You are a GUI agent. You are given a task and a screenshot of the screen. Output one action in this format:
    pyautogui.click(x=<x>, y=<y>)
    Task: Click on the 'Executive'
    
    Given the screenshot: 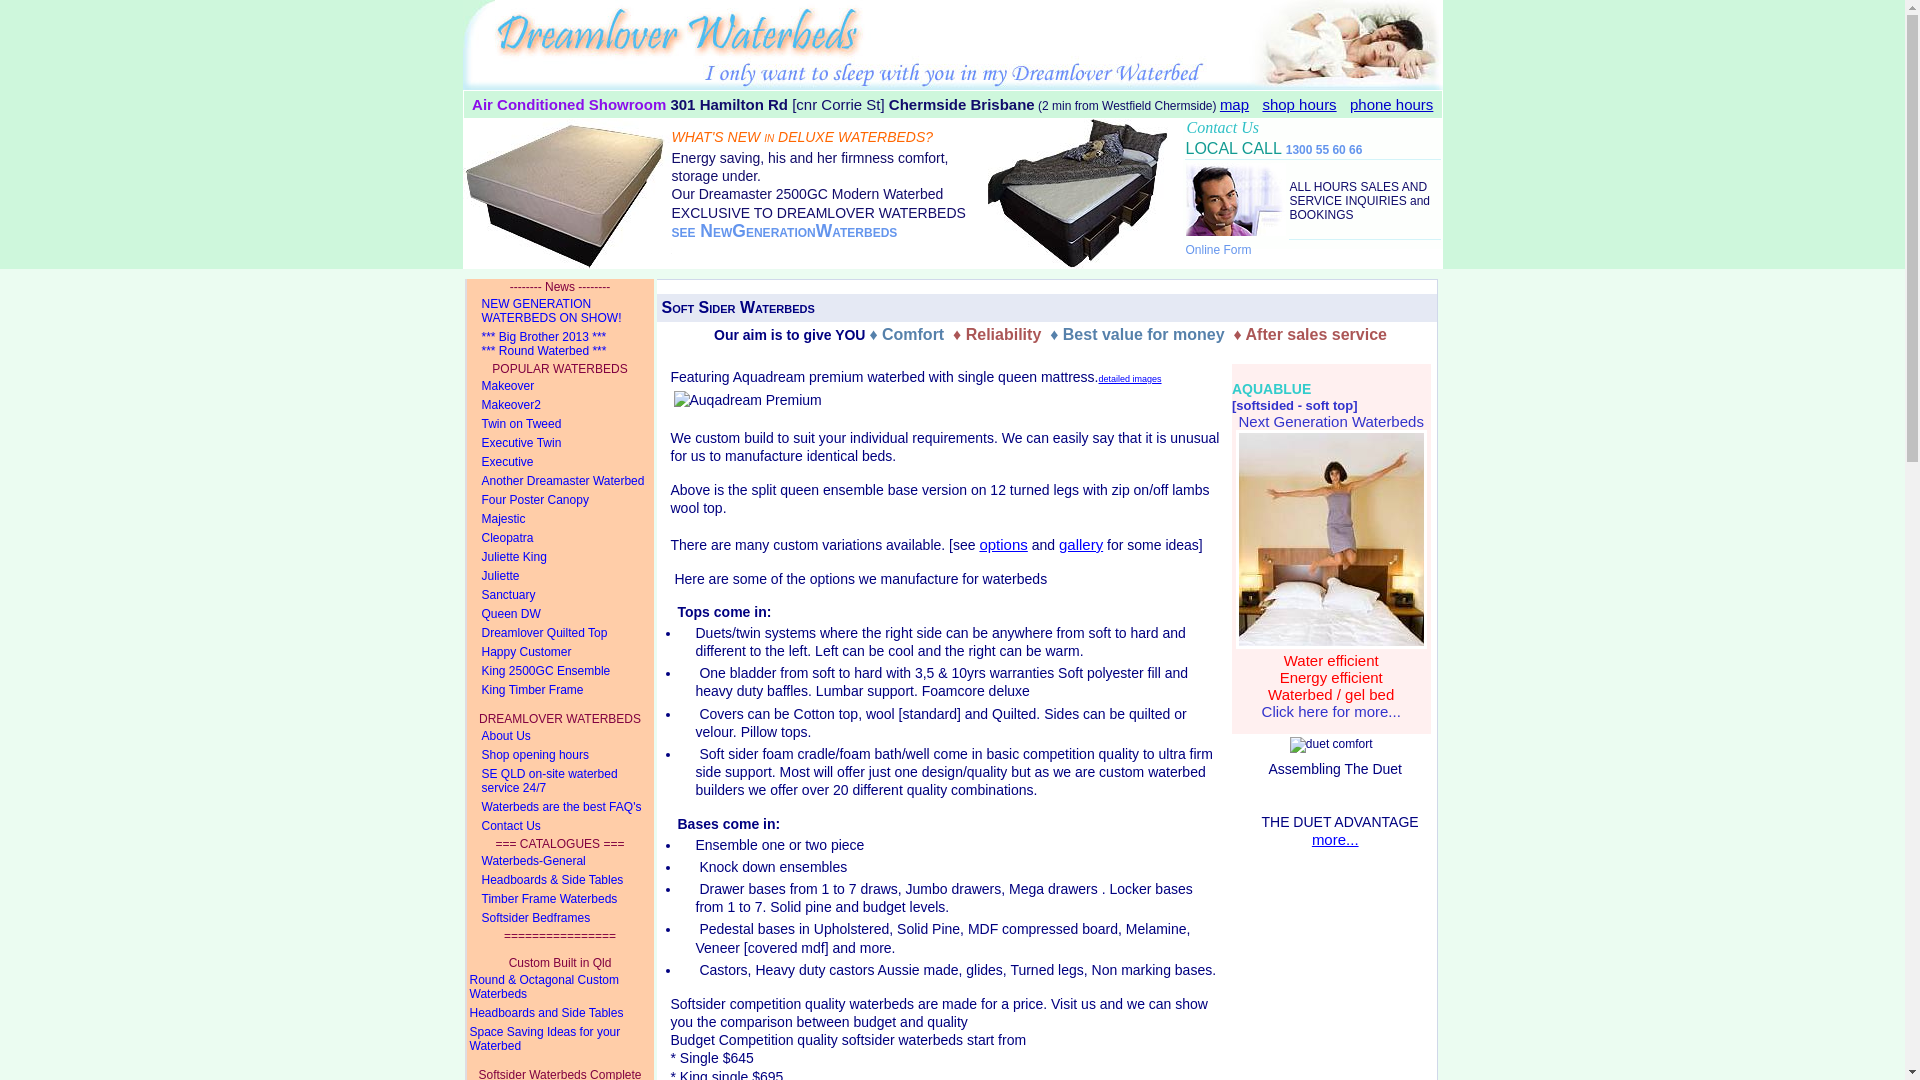 What is the action you would take?
    pyautogui.click(x=559, y=462)
    